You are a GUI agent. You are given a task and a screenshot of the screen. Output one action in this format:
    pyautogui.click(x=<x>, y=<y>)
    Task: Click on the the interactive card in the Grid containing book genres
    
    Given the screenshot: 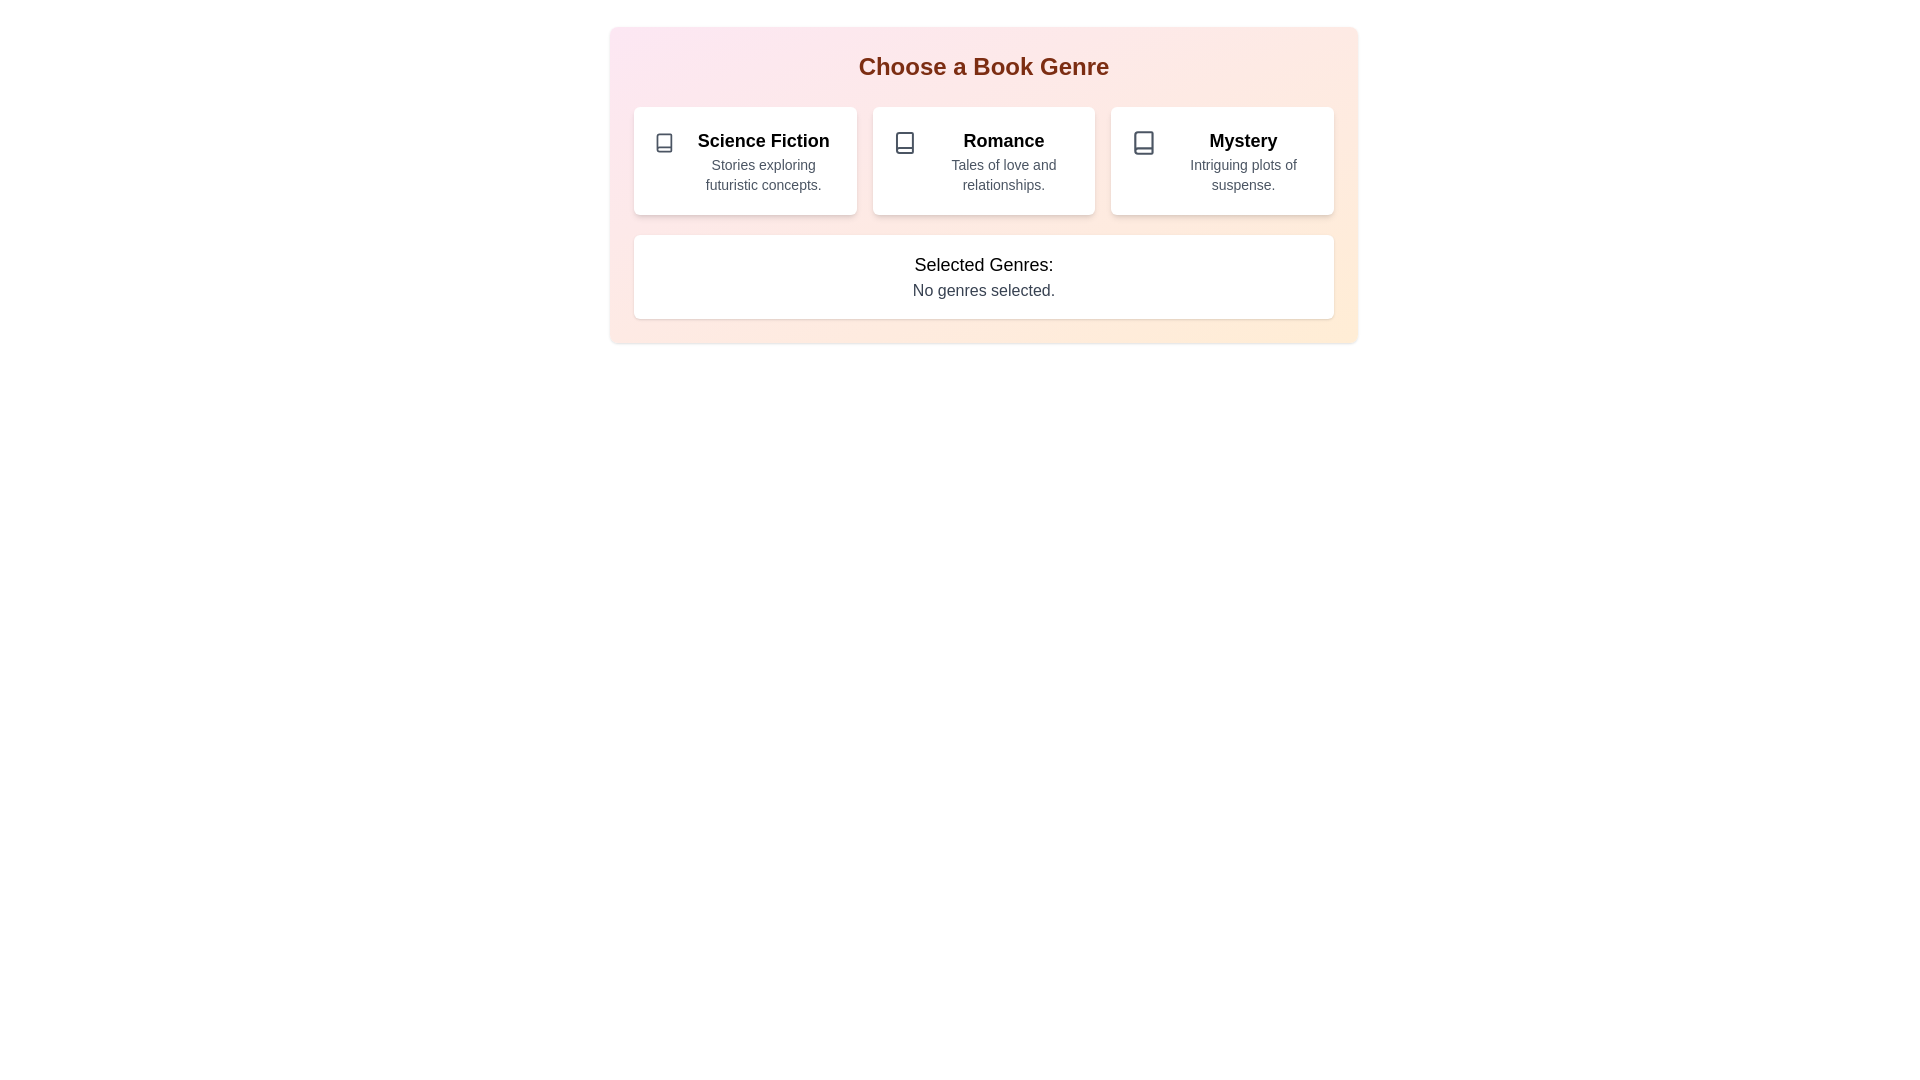 What is the action you would take?
    pyautogui.click(x=983, y=160)
    